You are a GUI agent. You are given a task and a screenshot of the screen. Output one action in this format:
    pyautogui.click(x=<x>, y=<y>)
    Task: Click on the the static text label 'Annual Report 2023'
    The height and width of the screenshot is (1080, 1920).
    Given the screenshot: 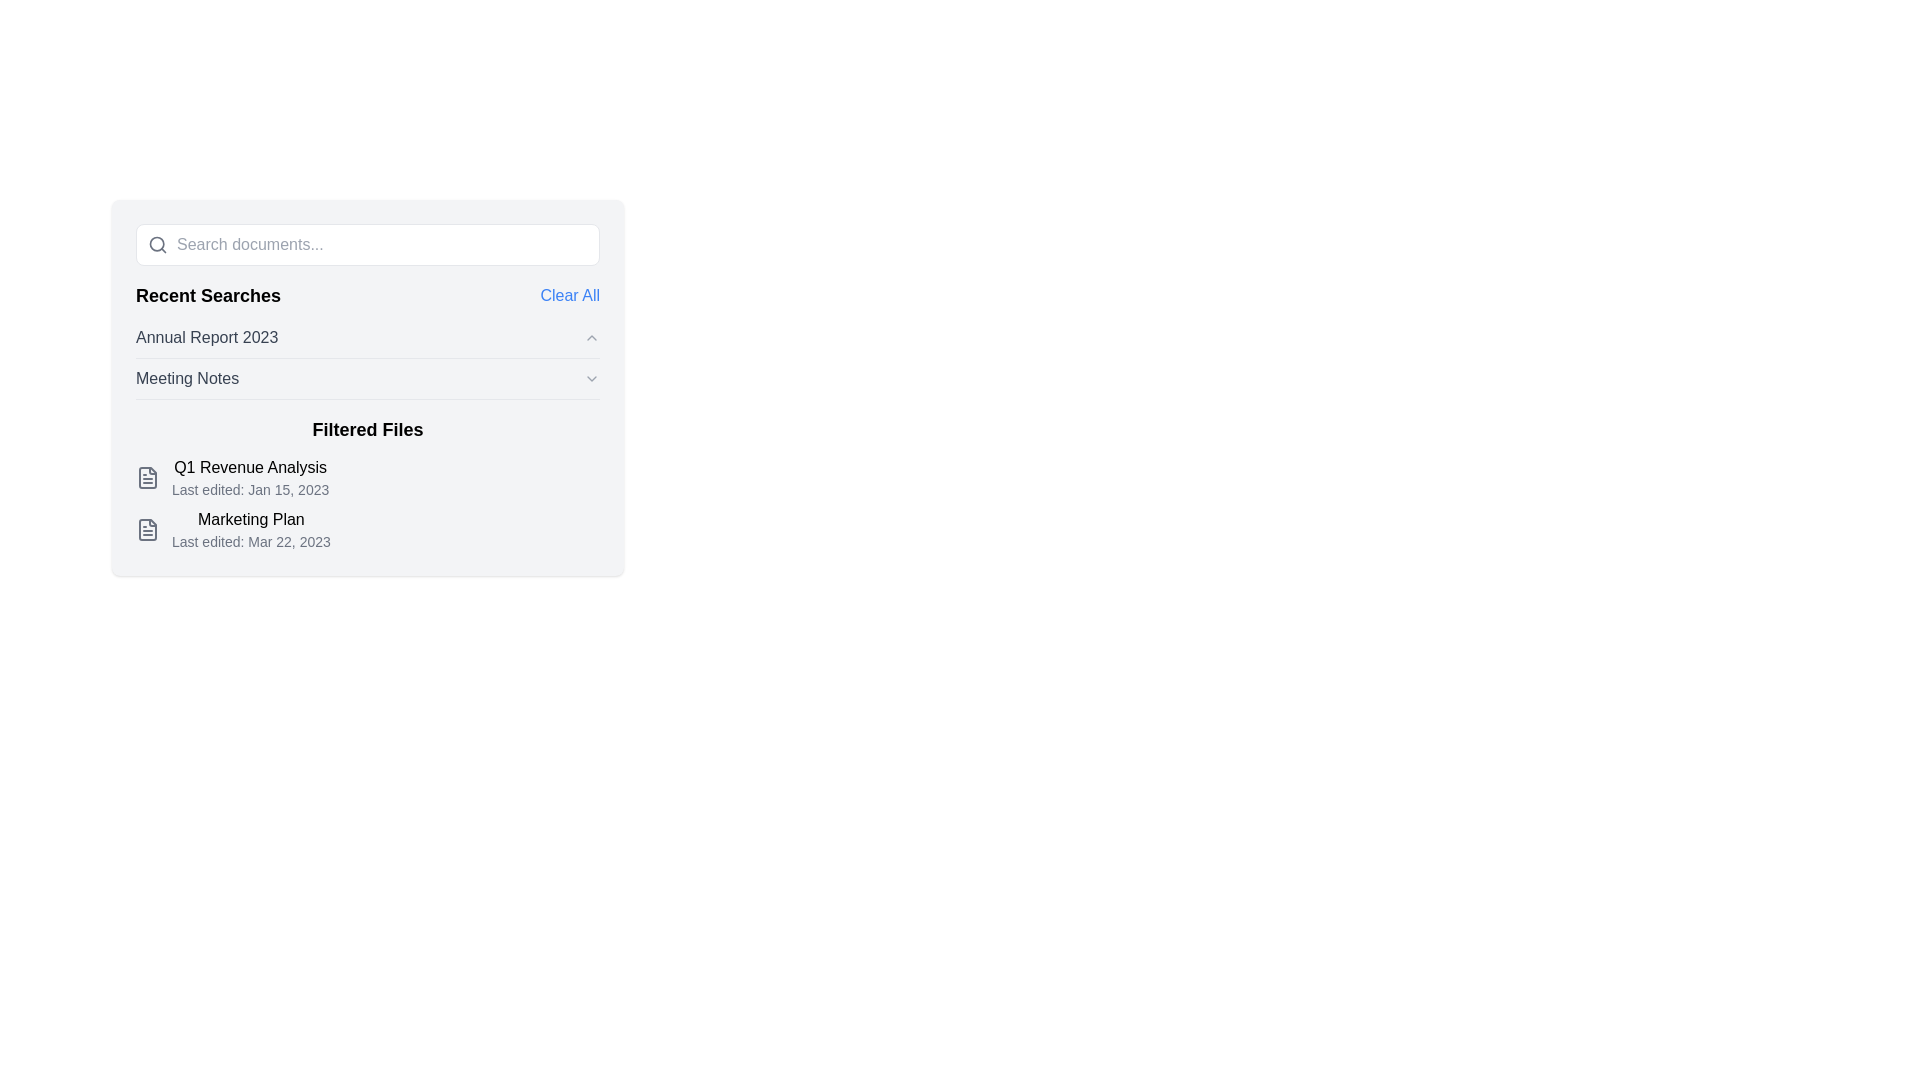 What is the action you would take?
    pyautogui.click(x=207, y=337)
    